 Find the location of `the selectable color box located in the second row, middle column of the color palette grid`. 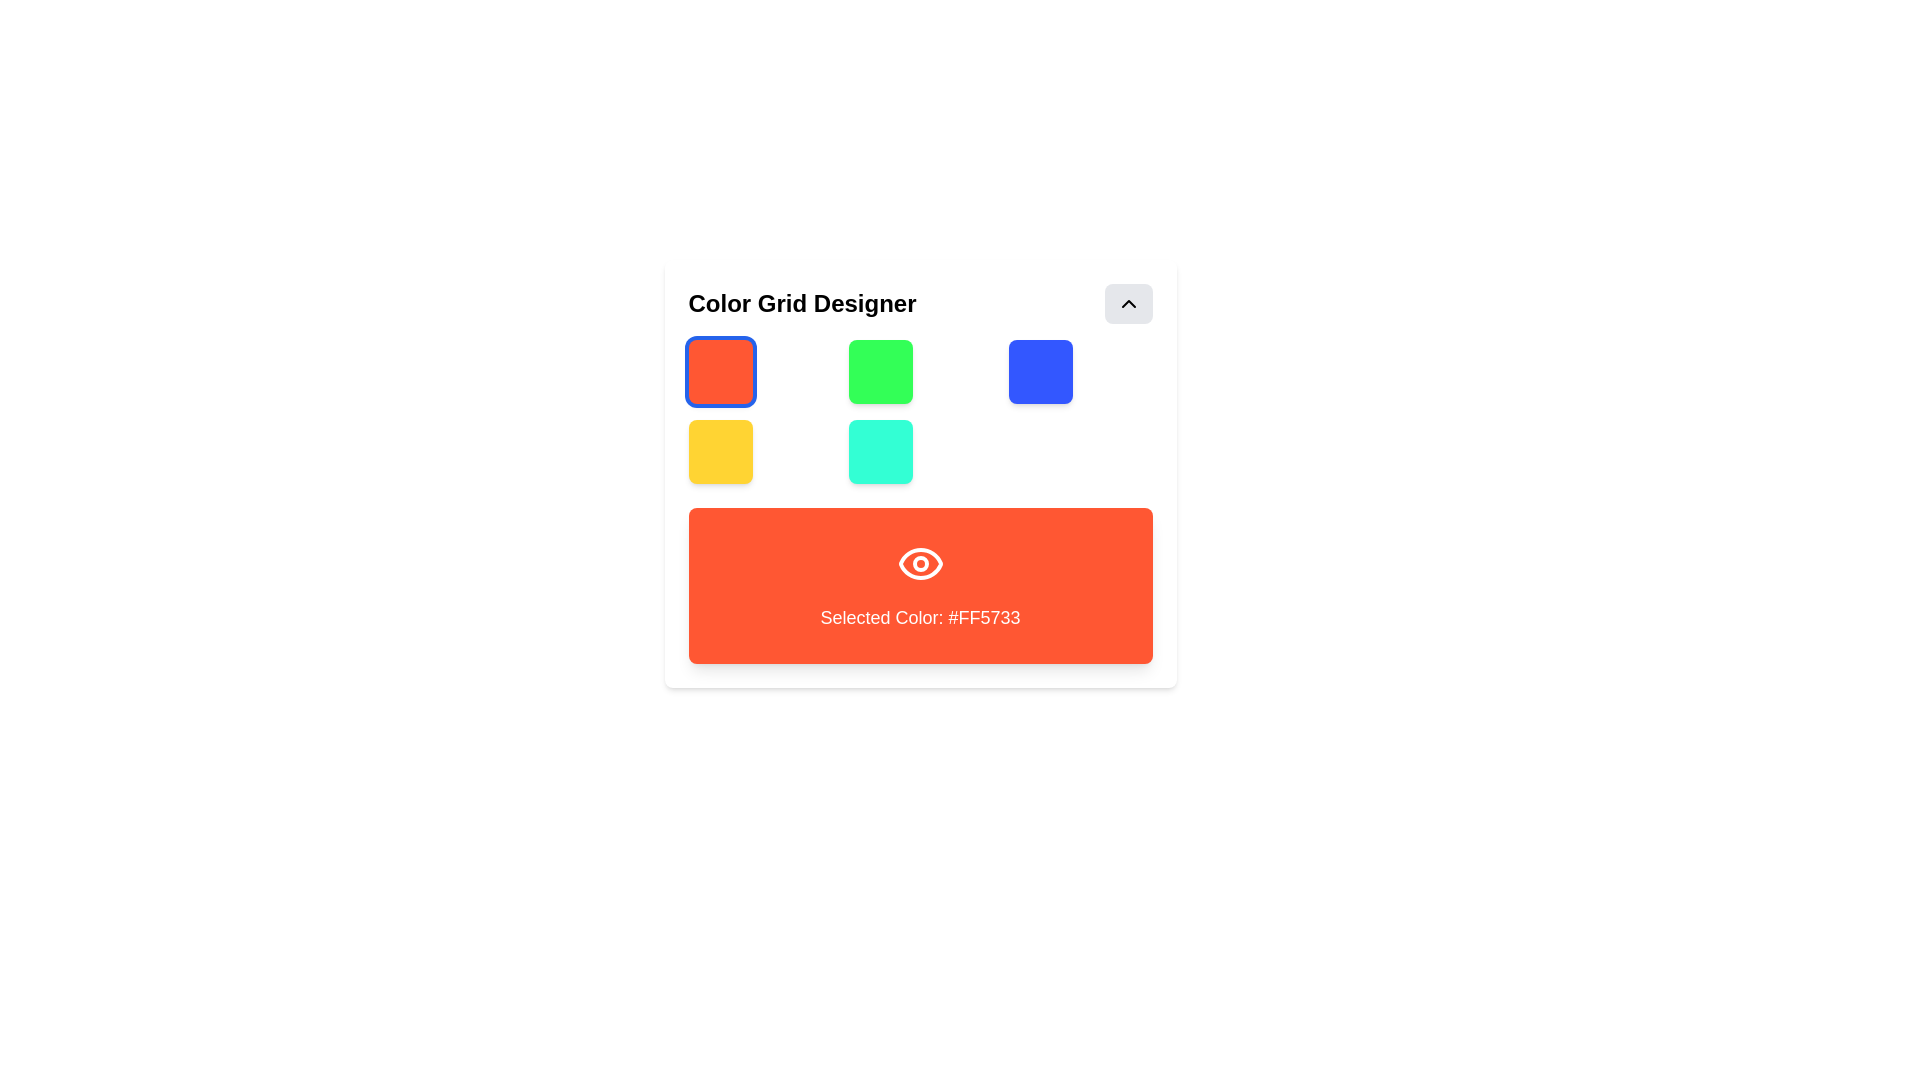

the selectable color box located in the second row, middle column of the color palette grid is located at coordinates (919, 474).